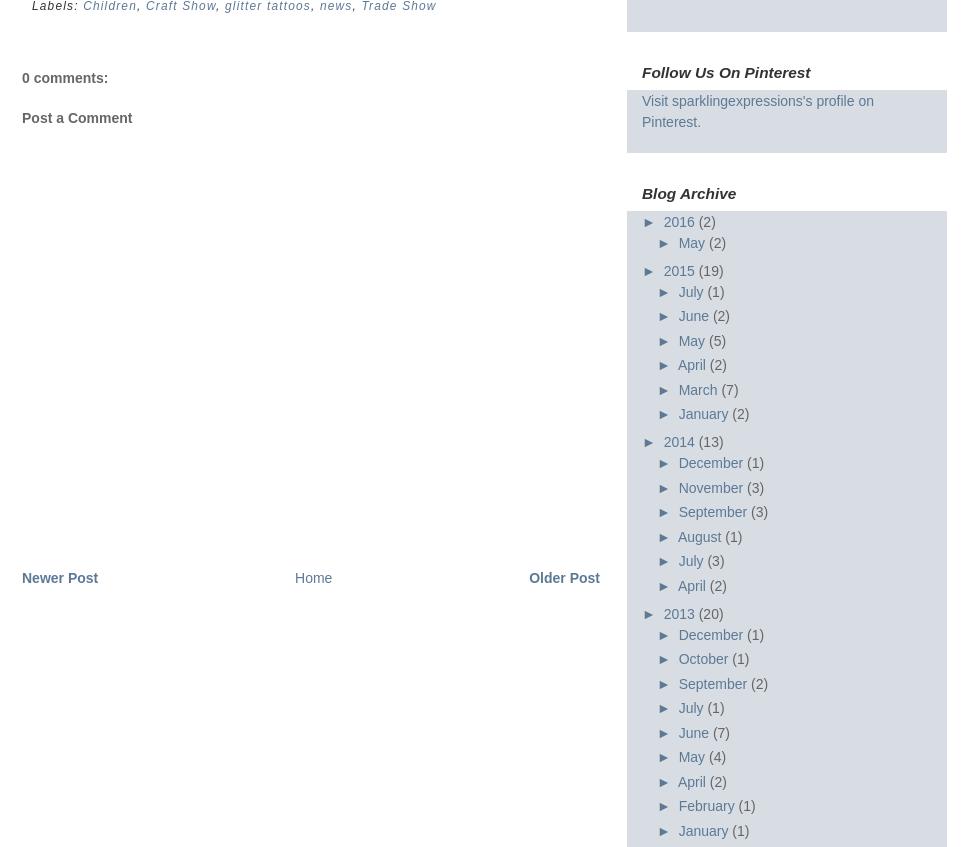 This screenshot has height=847, width=964. Describe the element at coordinates (724, 71) in the screenshot. I see `'Follow Us On Pinterest'` at that location.